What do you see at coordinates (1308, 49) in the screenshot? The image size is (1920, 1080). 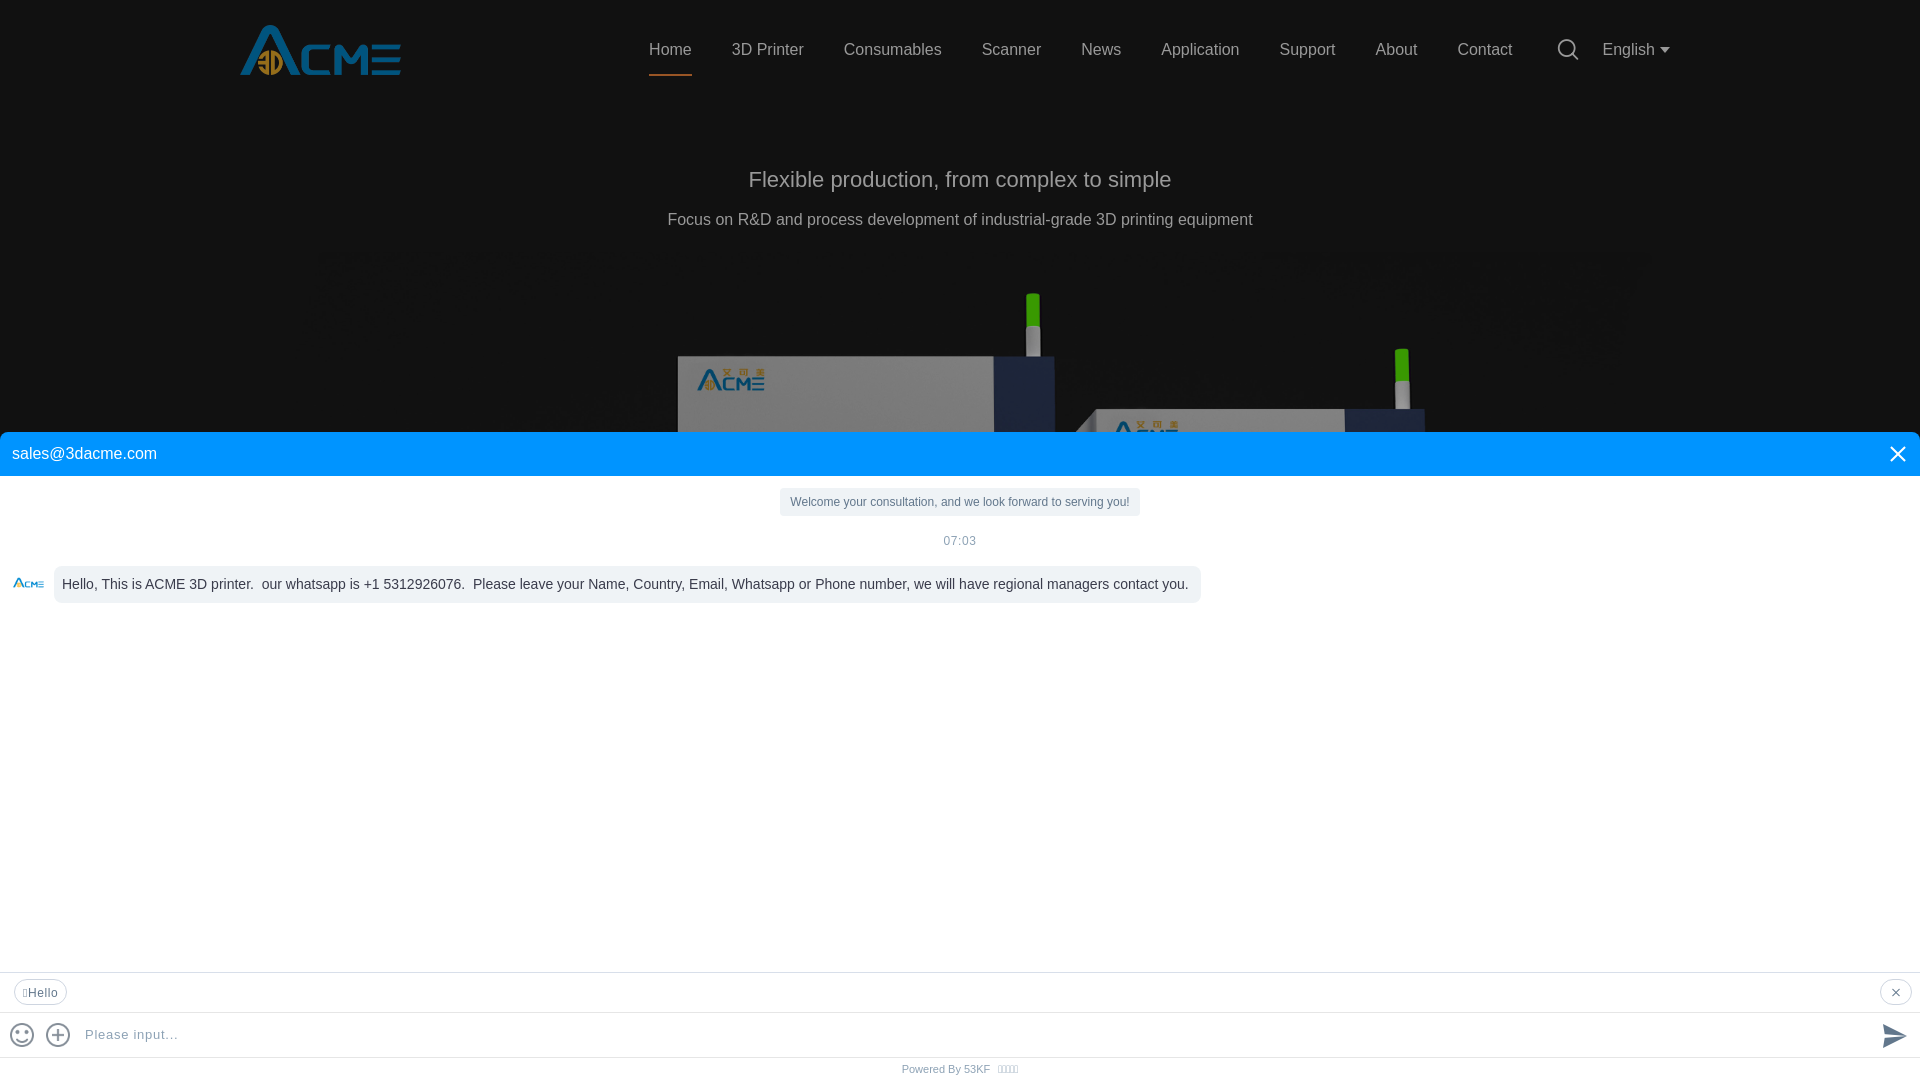 I see `'Support'` at bounding box center [1308, 49].